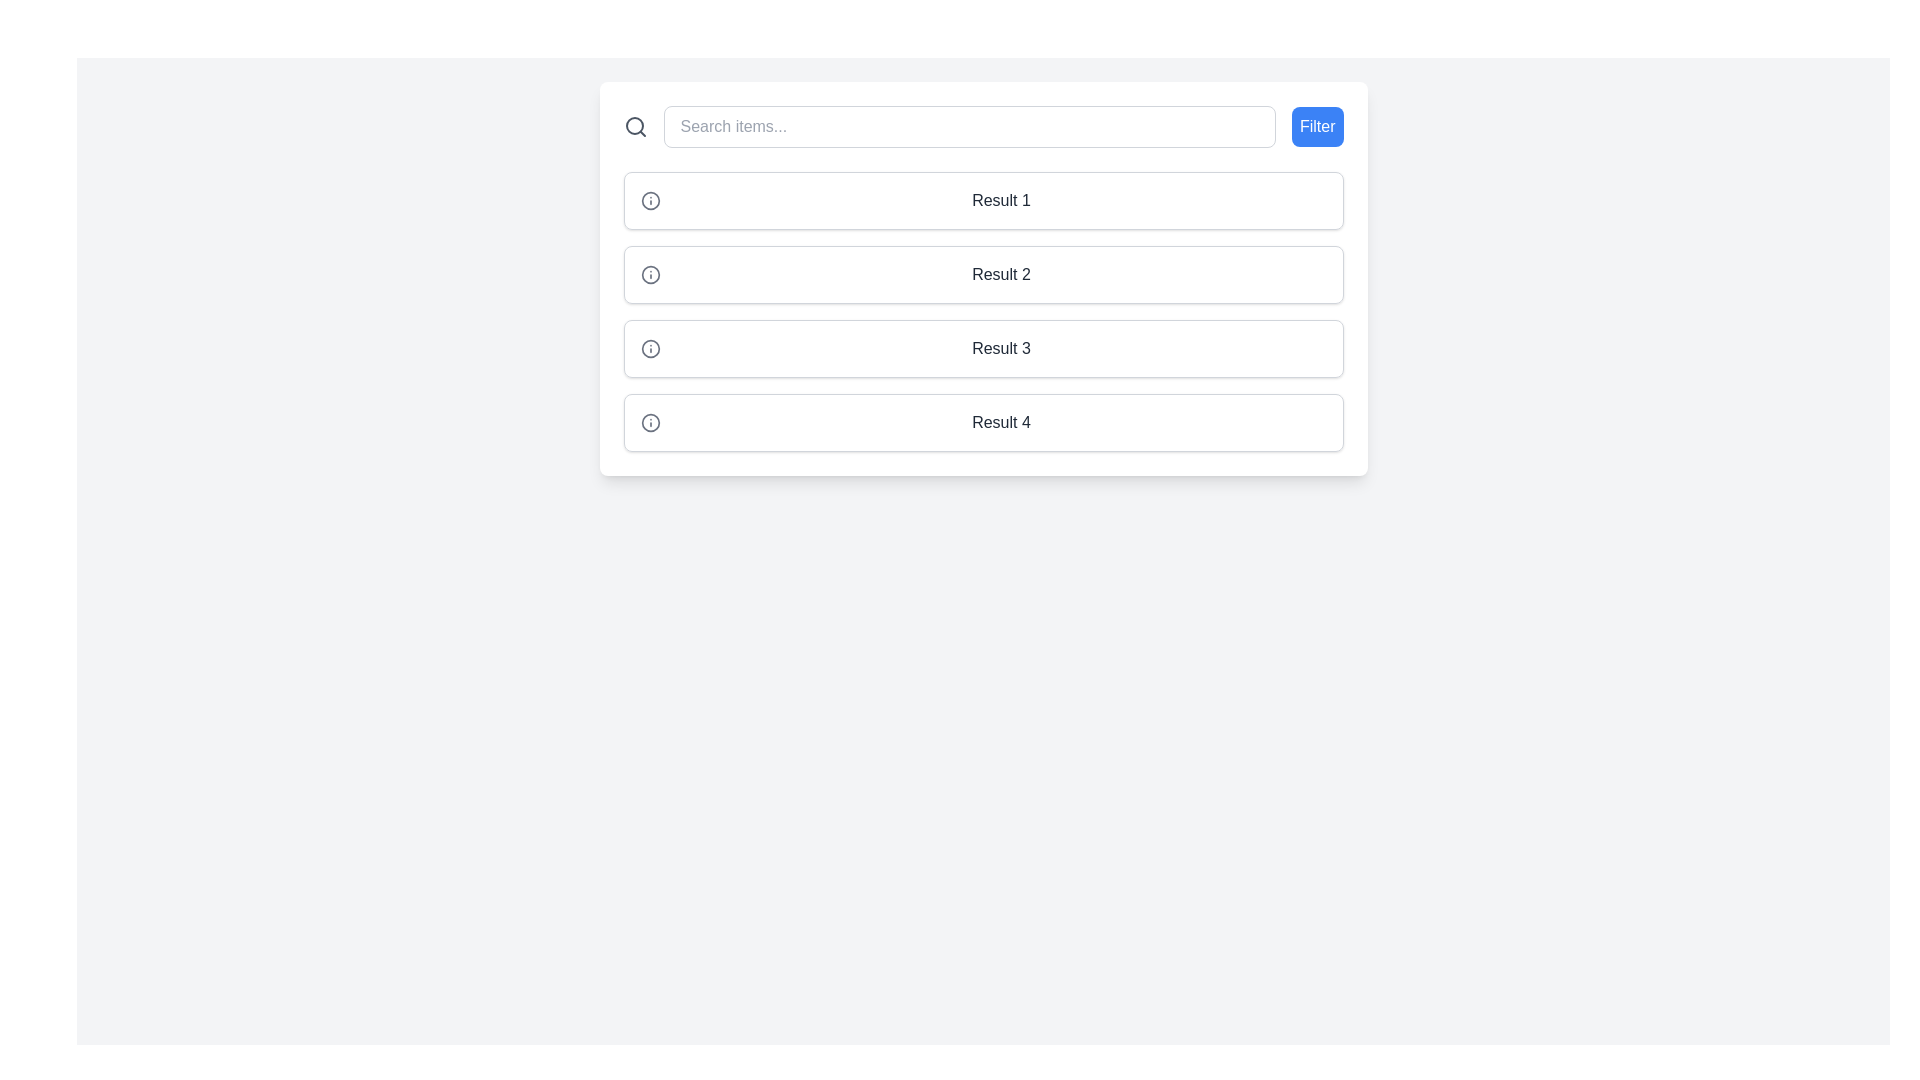 The image size is (1920, 1080). I want to click on the search icon that visually represents the search functionality, located at the far left of a horizontal group containing a text input field and a blue button labeled 'Filter', so click(634, 127).